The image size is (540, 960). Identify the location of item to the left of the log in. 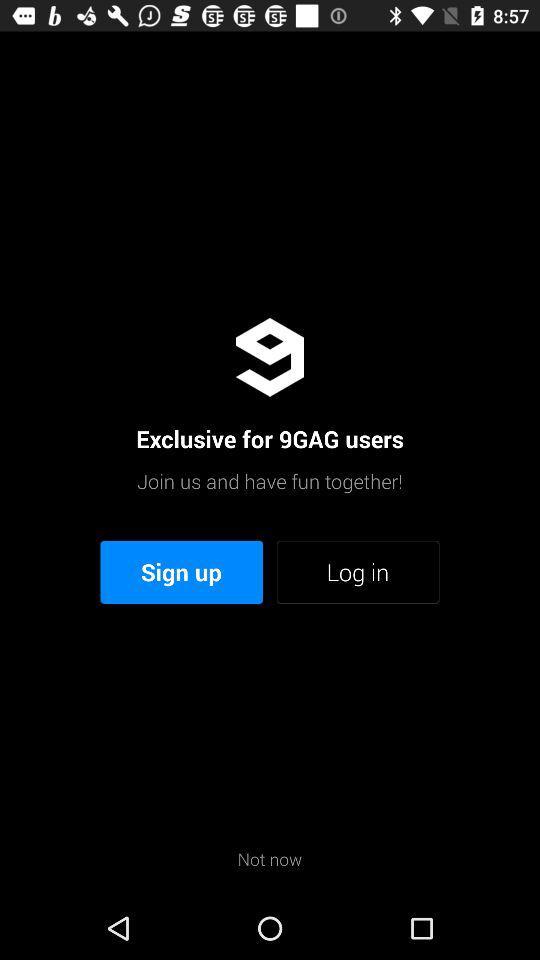
(181, 572).